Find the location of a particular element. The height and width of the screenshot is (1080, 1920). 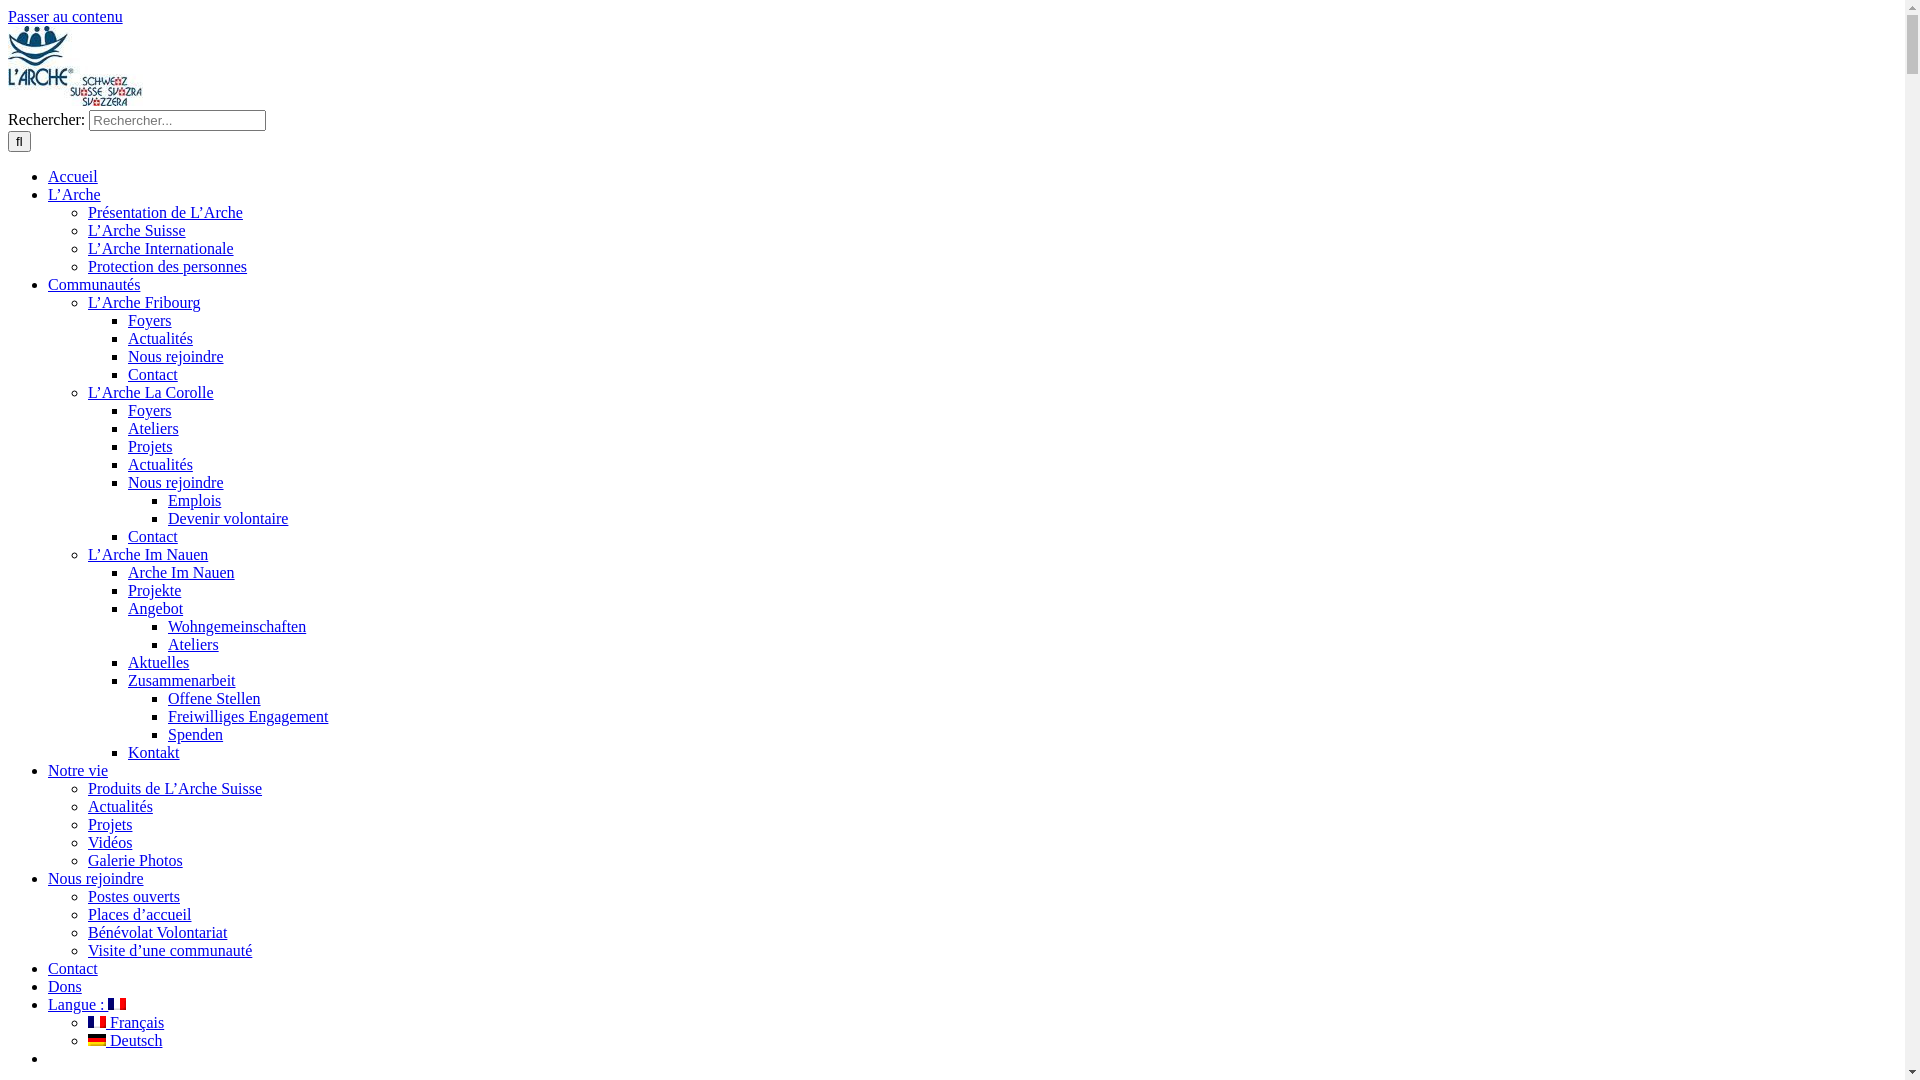

'Nous rejoindre' is located at coordinates (176, 355).